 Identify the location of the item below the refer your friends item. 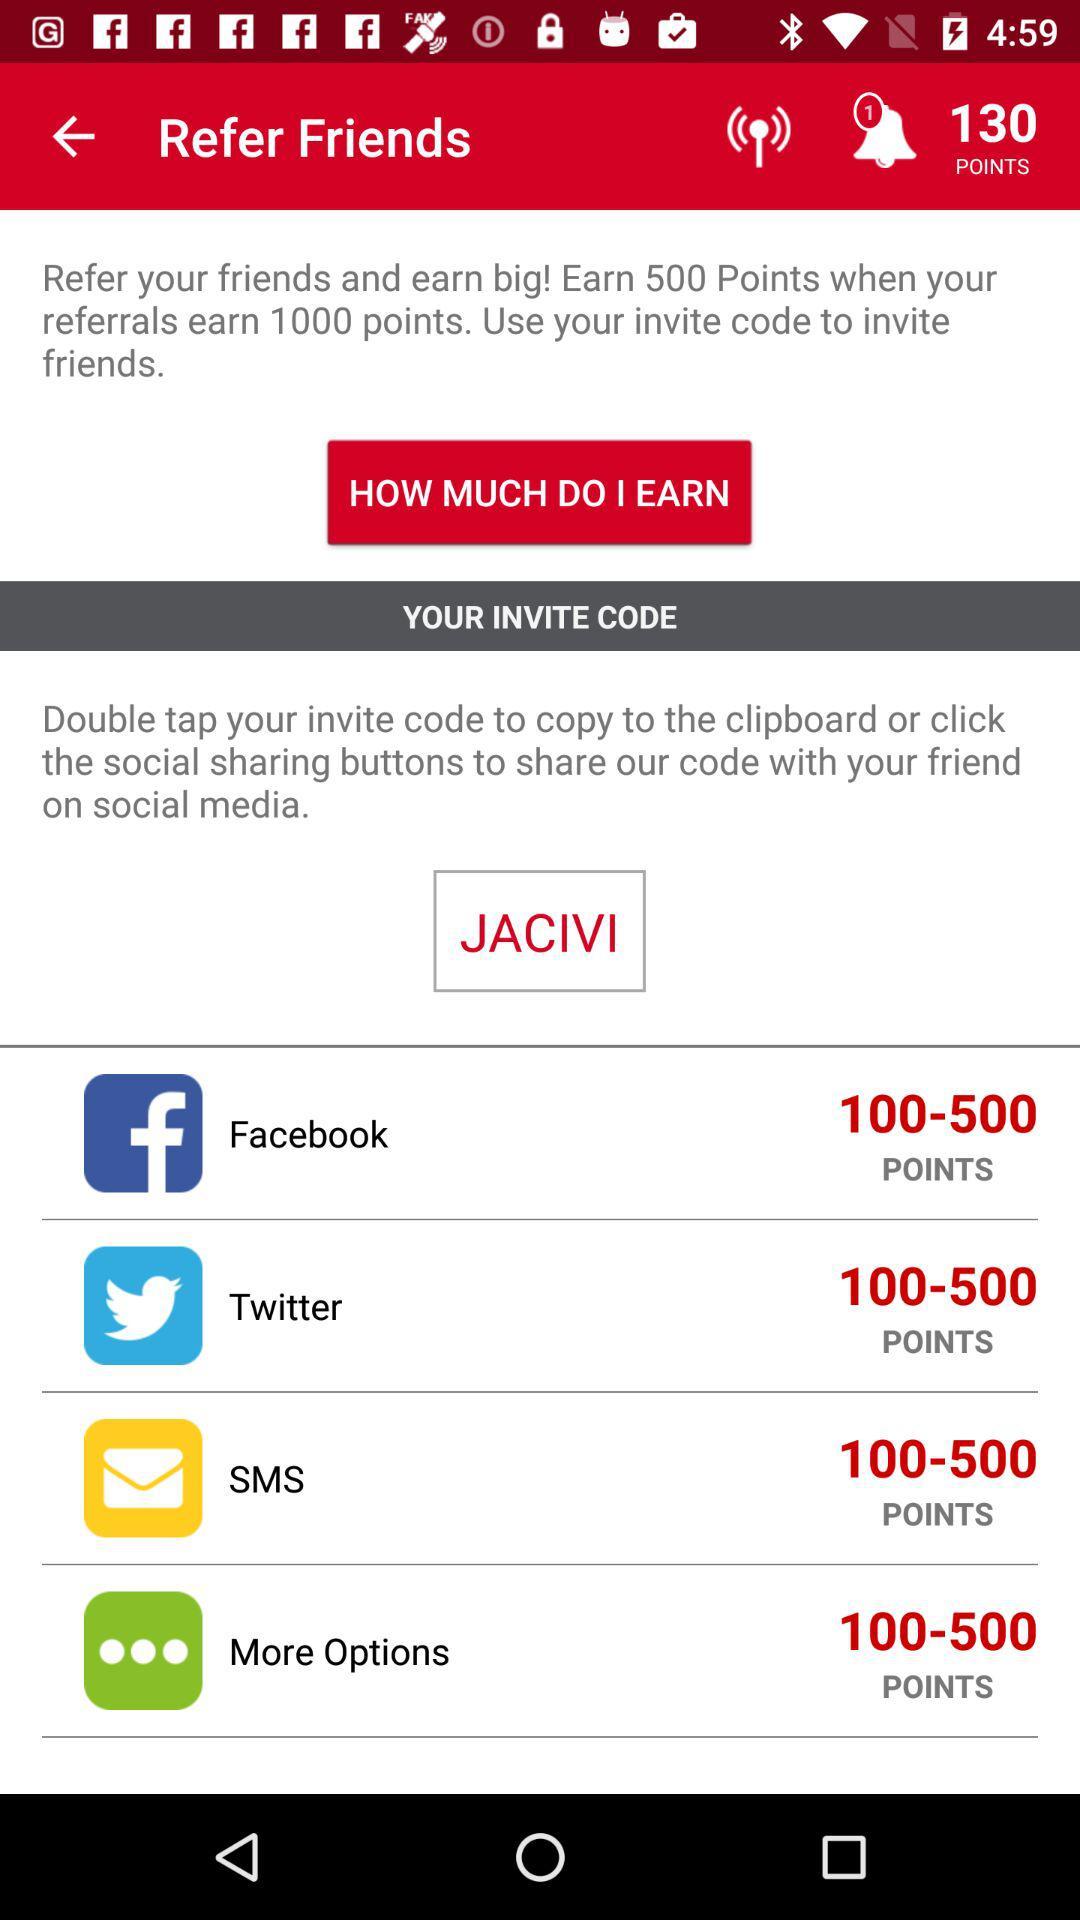
(538, 492).